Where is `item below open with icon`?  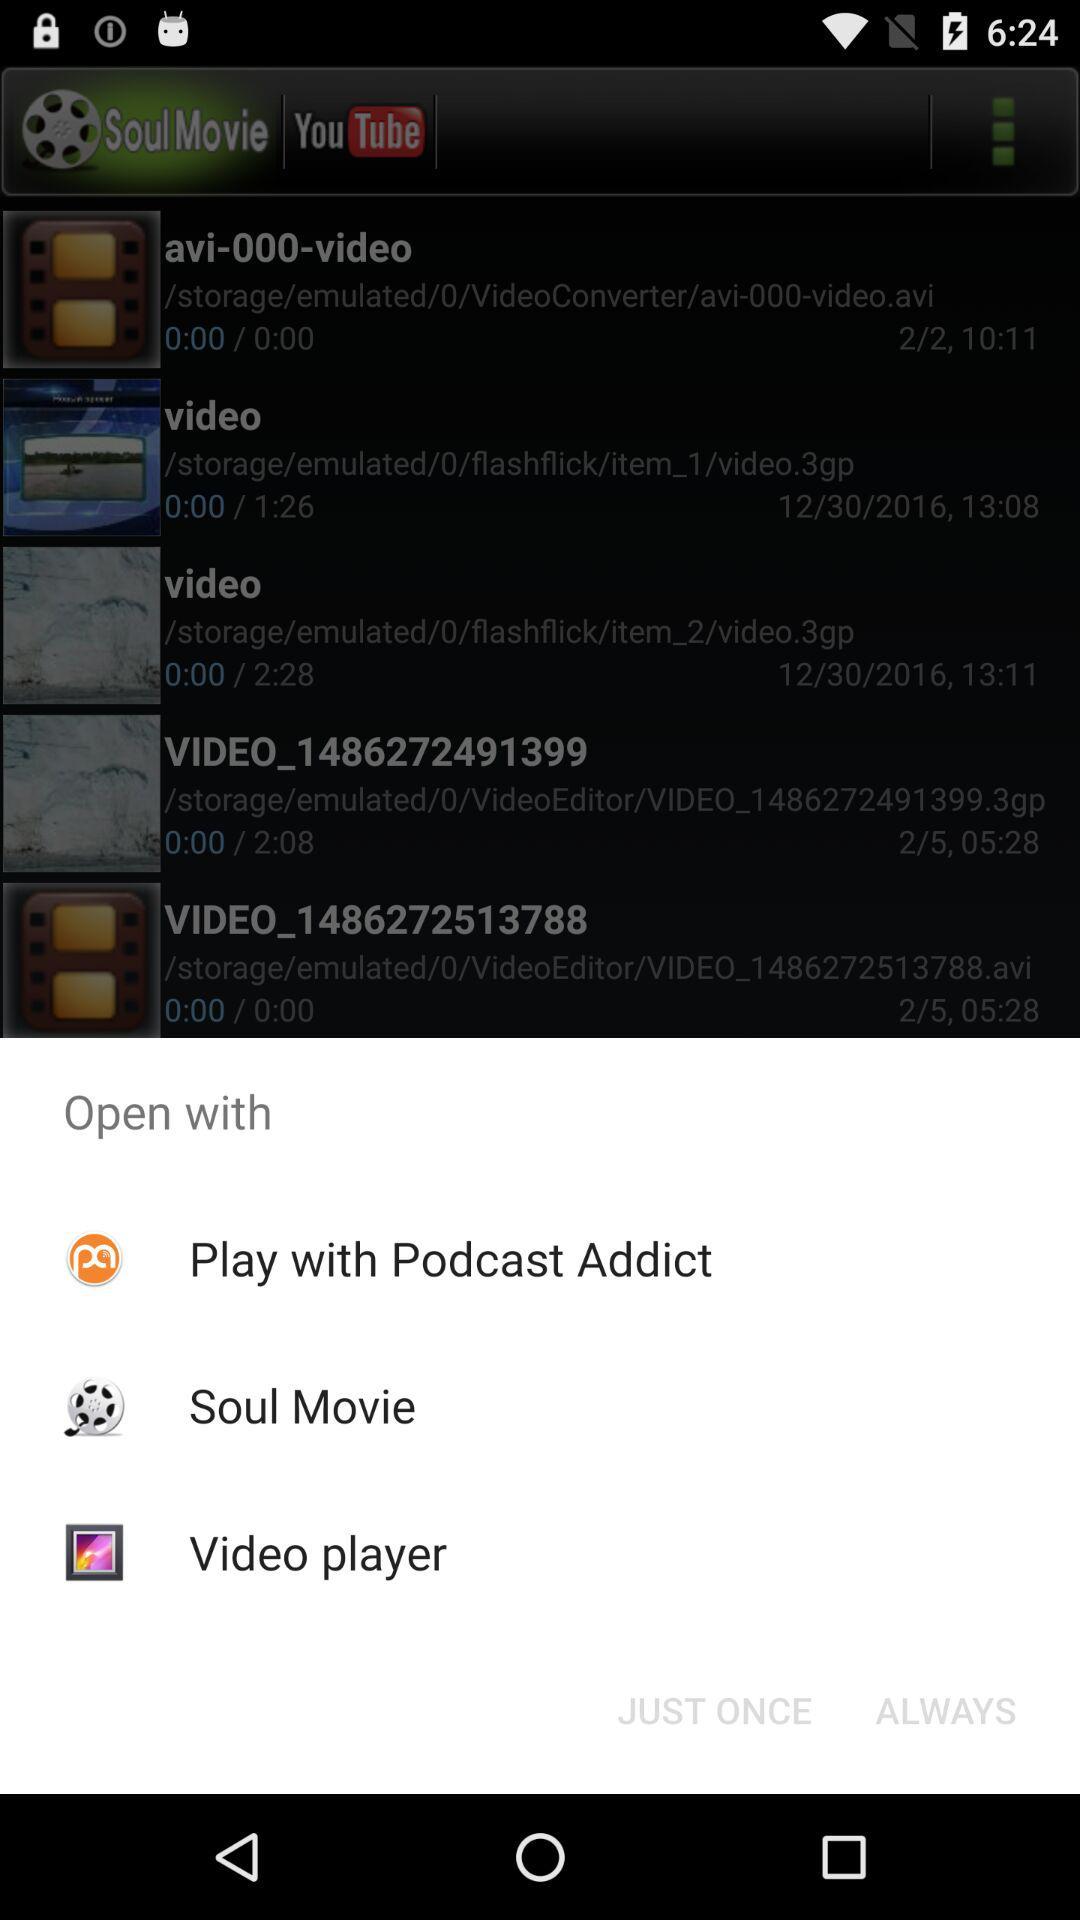 item below open with icon is located at coordinates (451, 1257).